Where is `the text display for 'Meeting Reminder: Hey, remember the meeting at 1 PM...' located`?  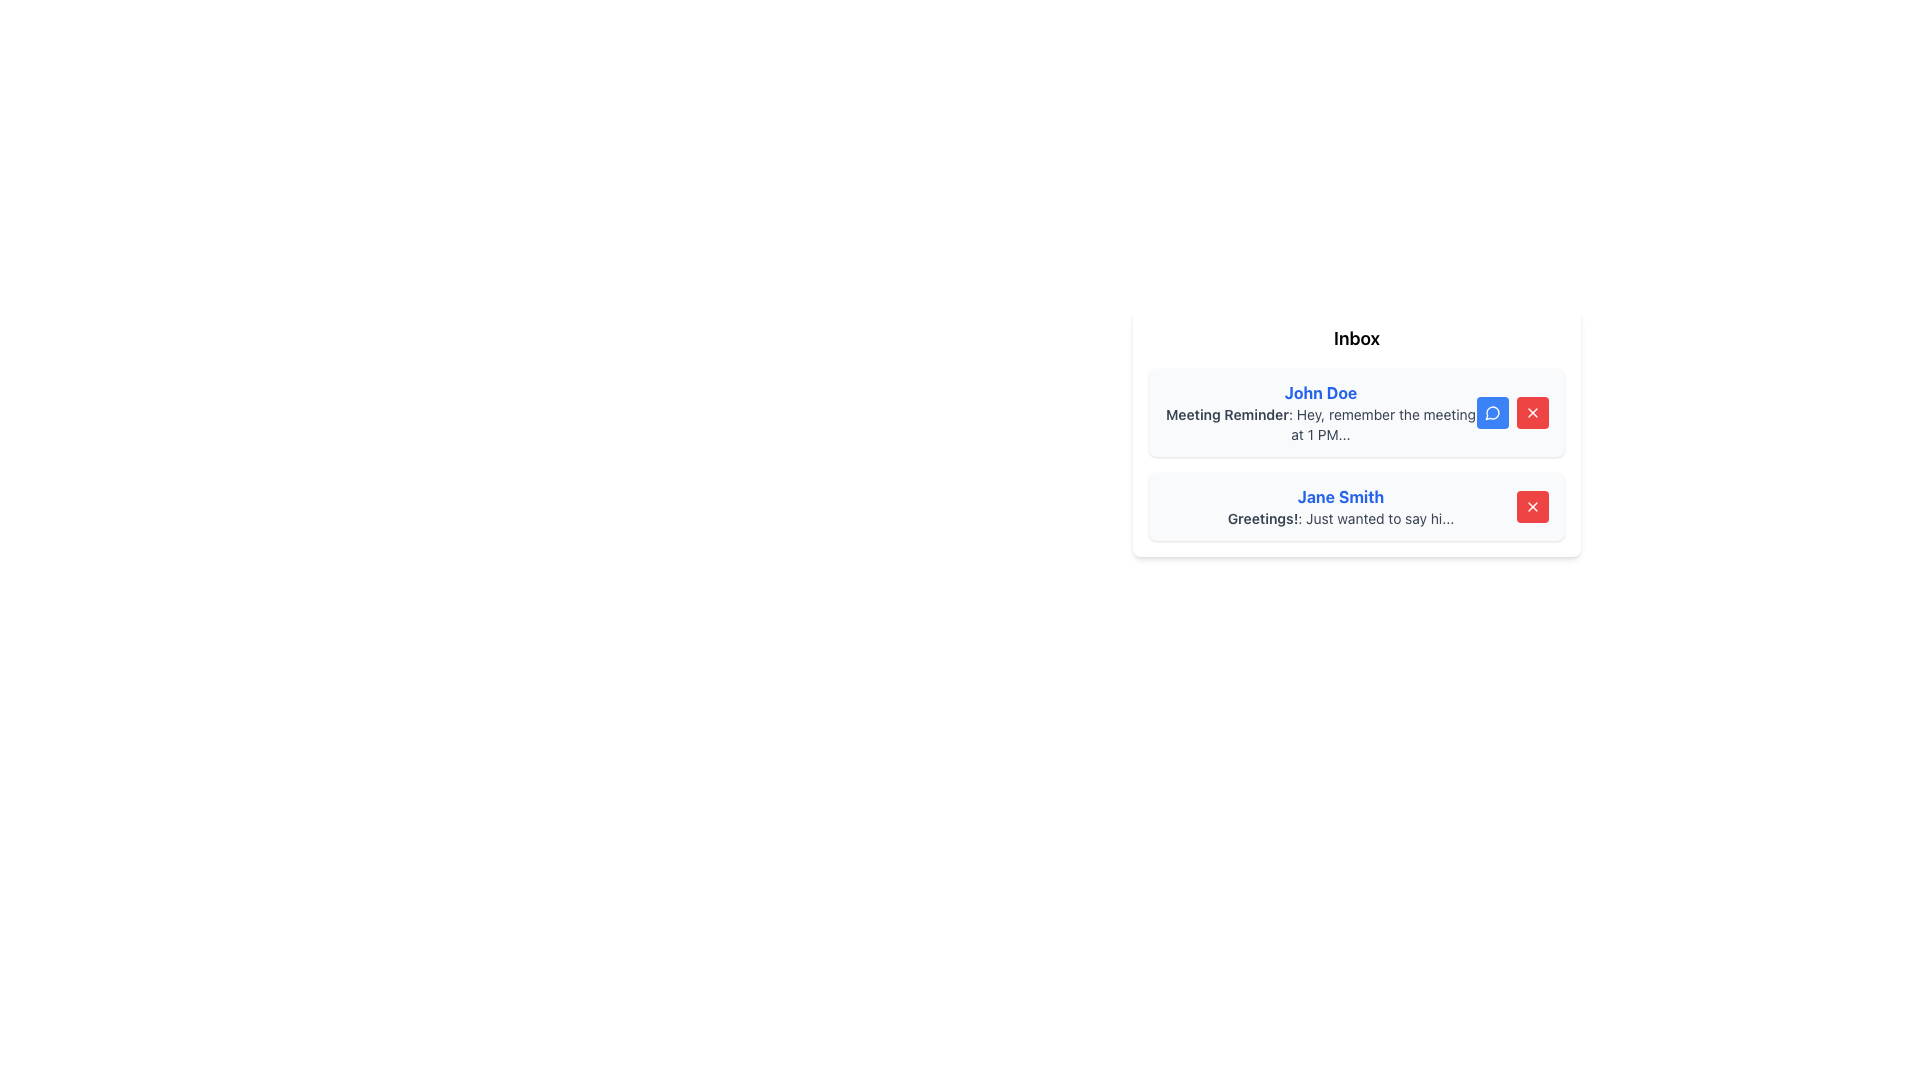
the text display for 'Meeting Reminder: Hey, remember the meeting at 1 PM...' located is located at coordinates (1320, 423).